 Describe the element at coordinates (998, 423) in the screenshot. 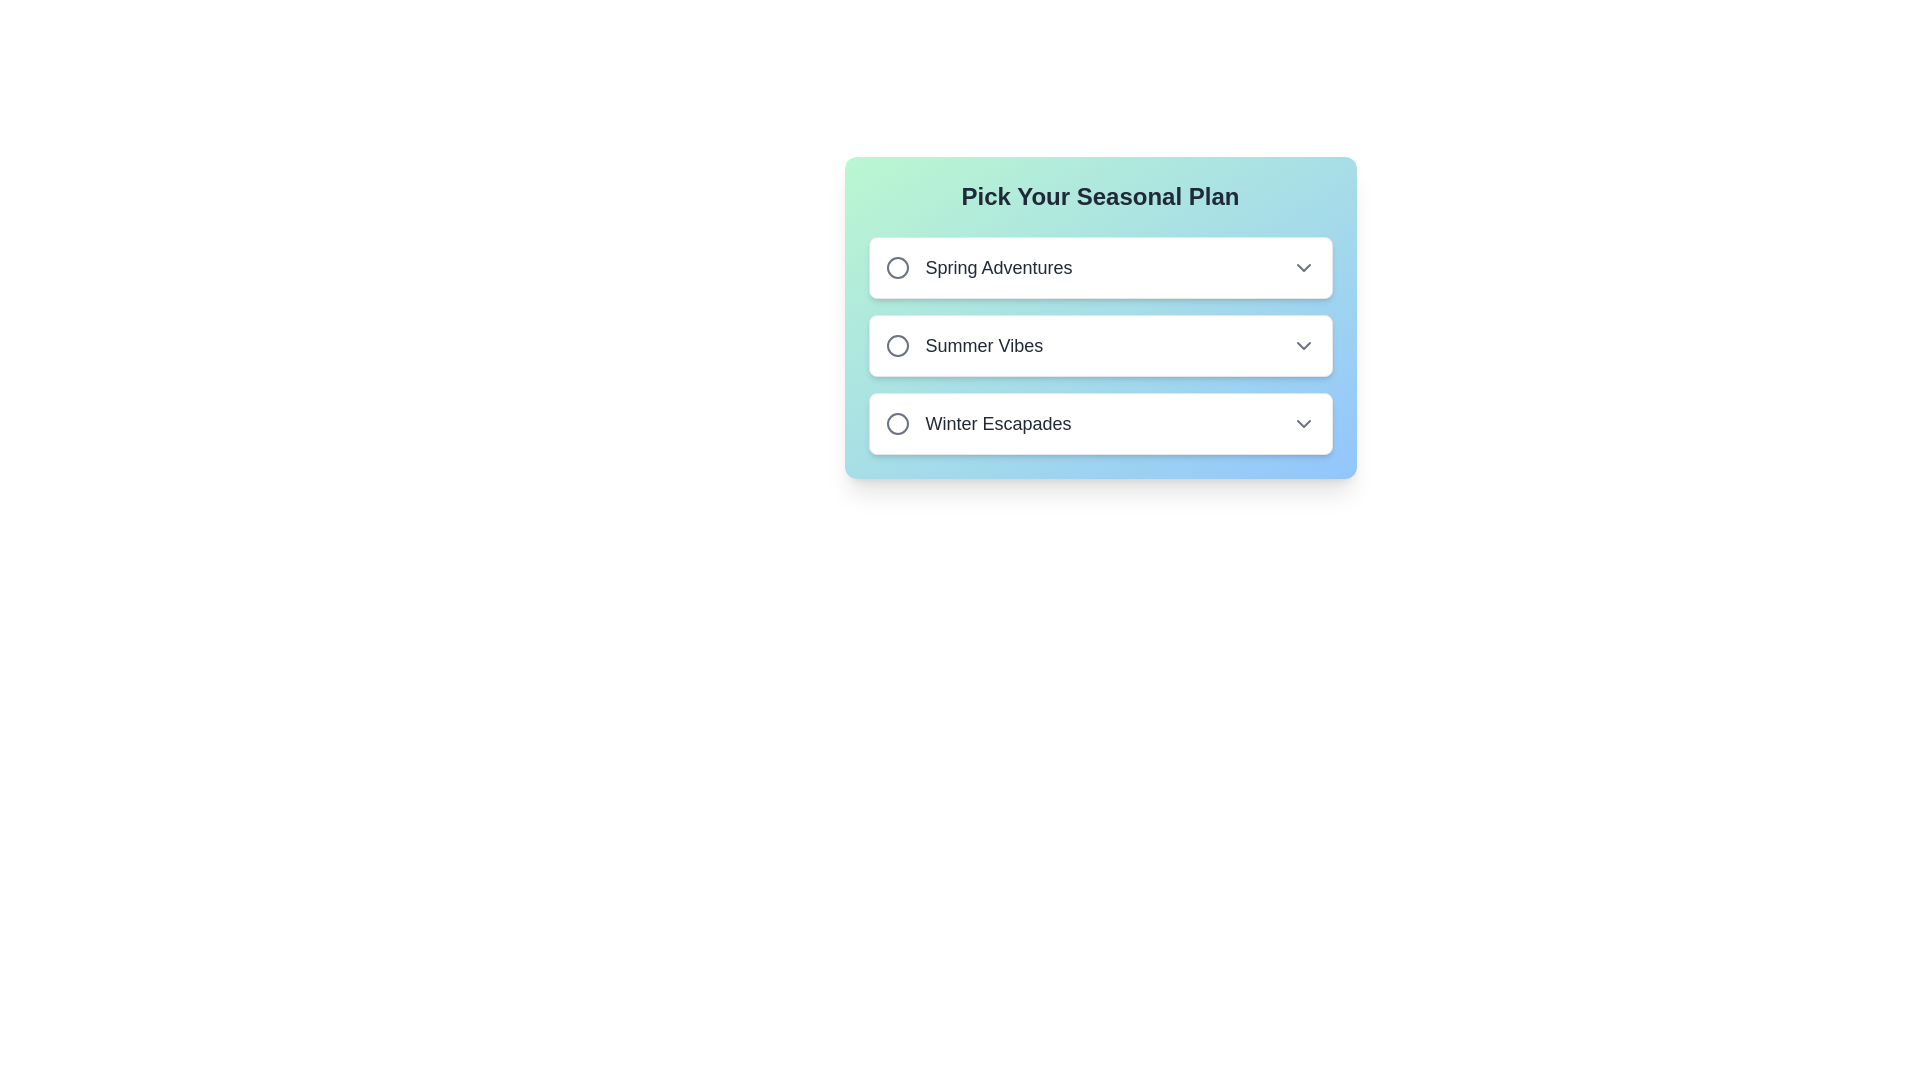

I see `the text label that identifies the winter-themed plans, which is the third item in the vertical list under 'Pick Your Seasonal Plan', located below 'Summer Vibes'` at that location.